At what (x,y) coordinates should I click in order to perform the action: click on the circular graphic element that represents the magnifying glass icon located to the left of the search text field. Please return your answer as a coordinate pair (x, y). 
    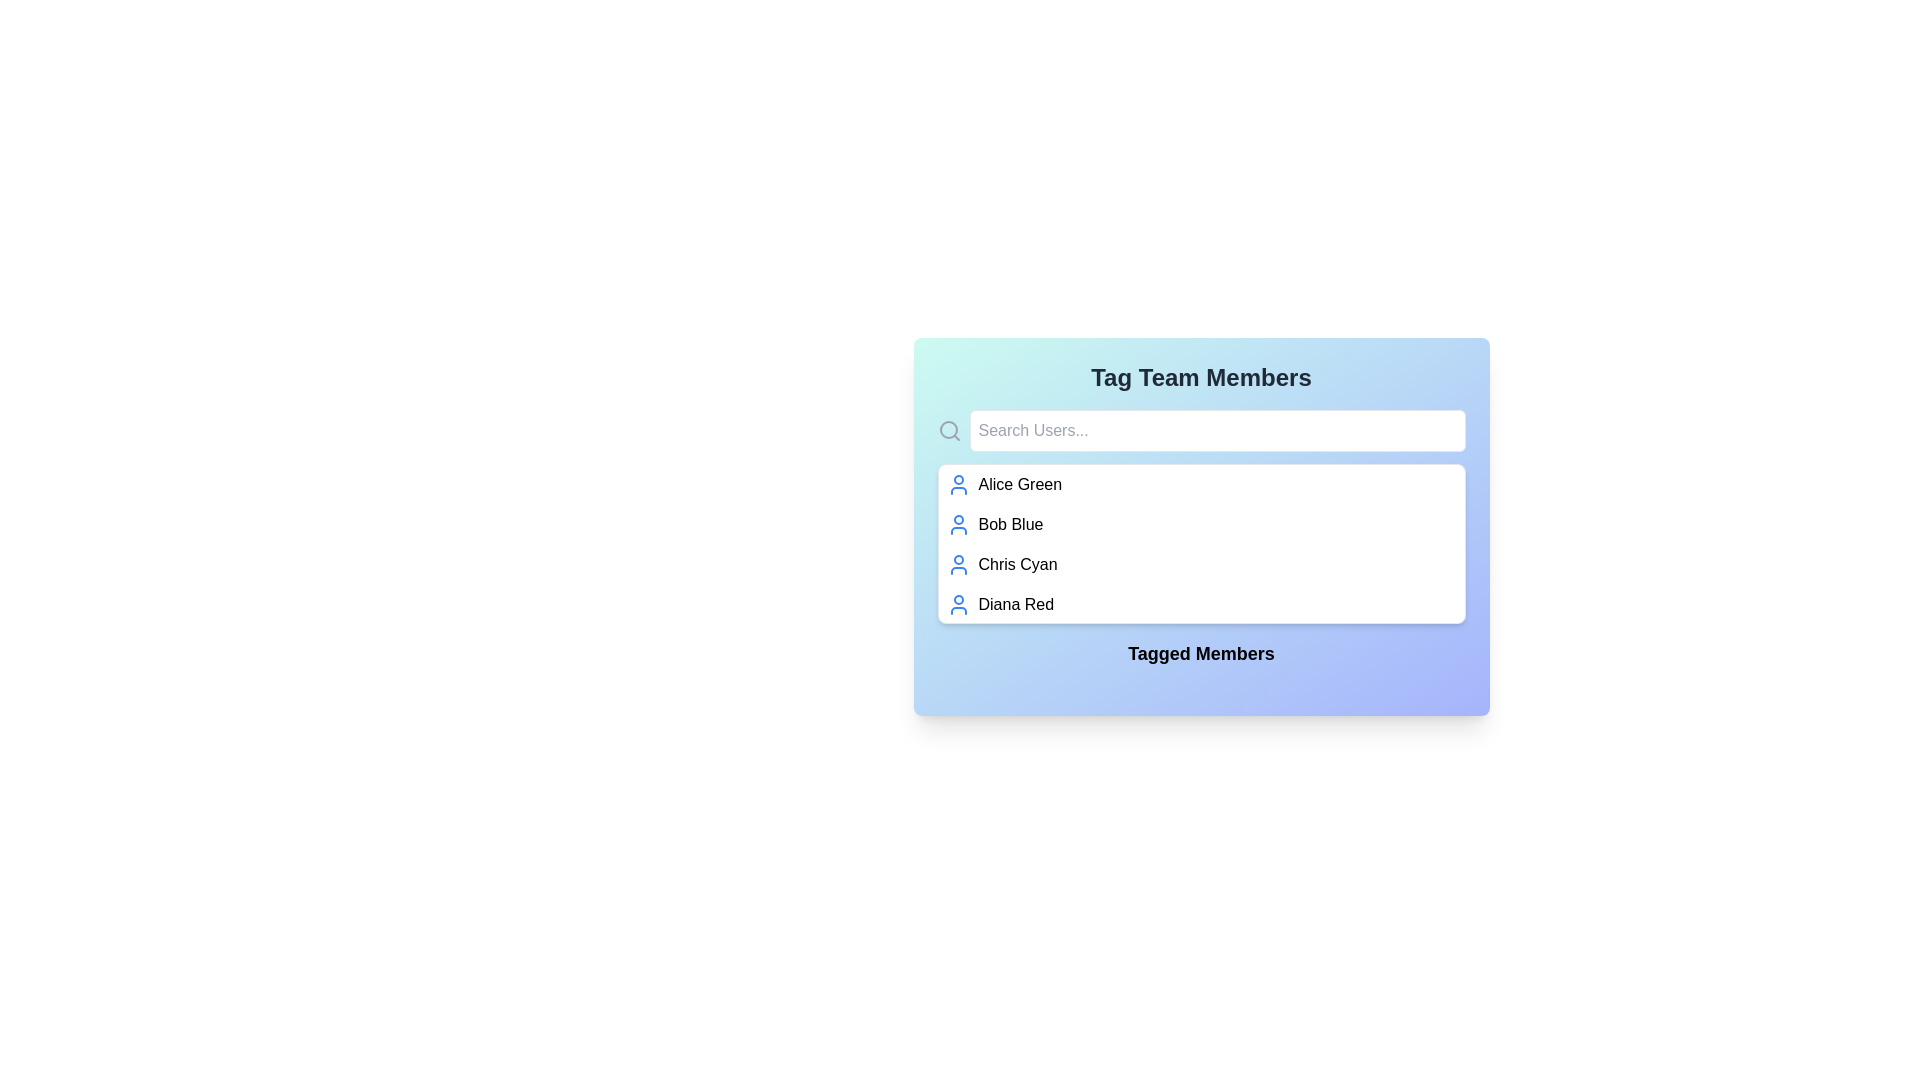
    Looking at the image, I should click on (947, 428).